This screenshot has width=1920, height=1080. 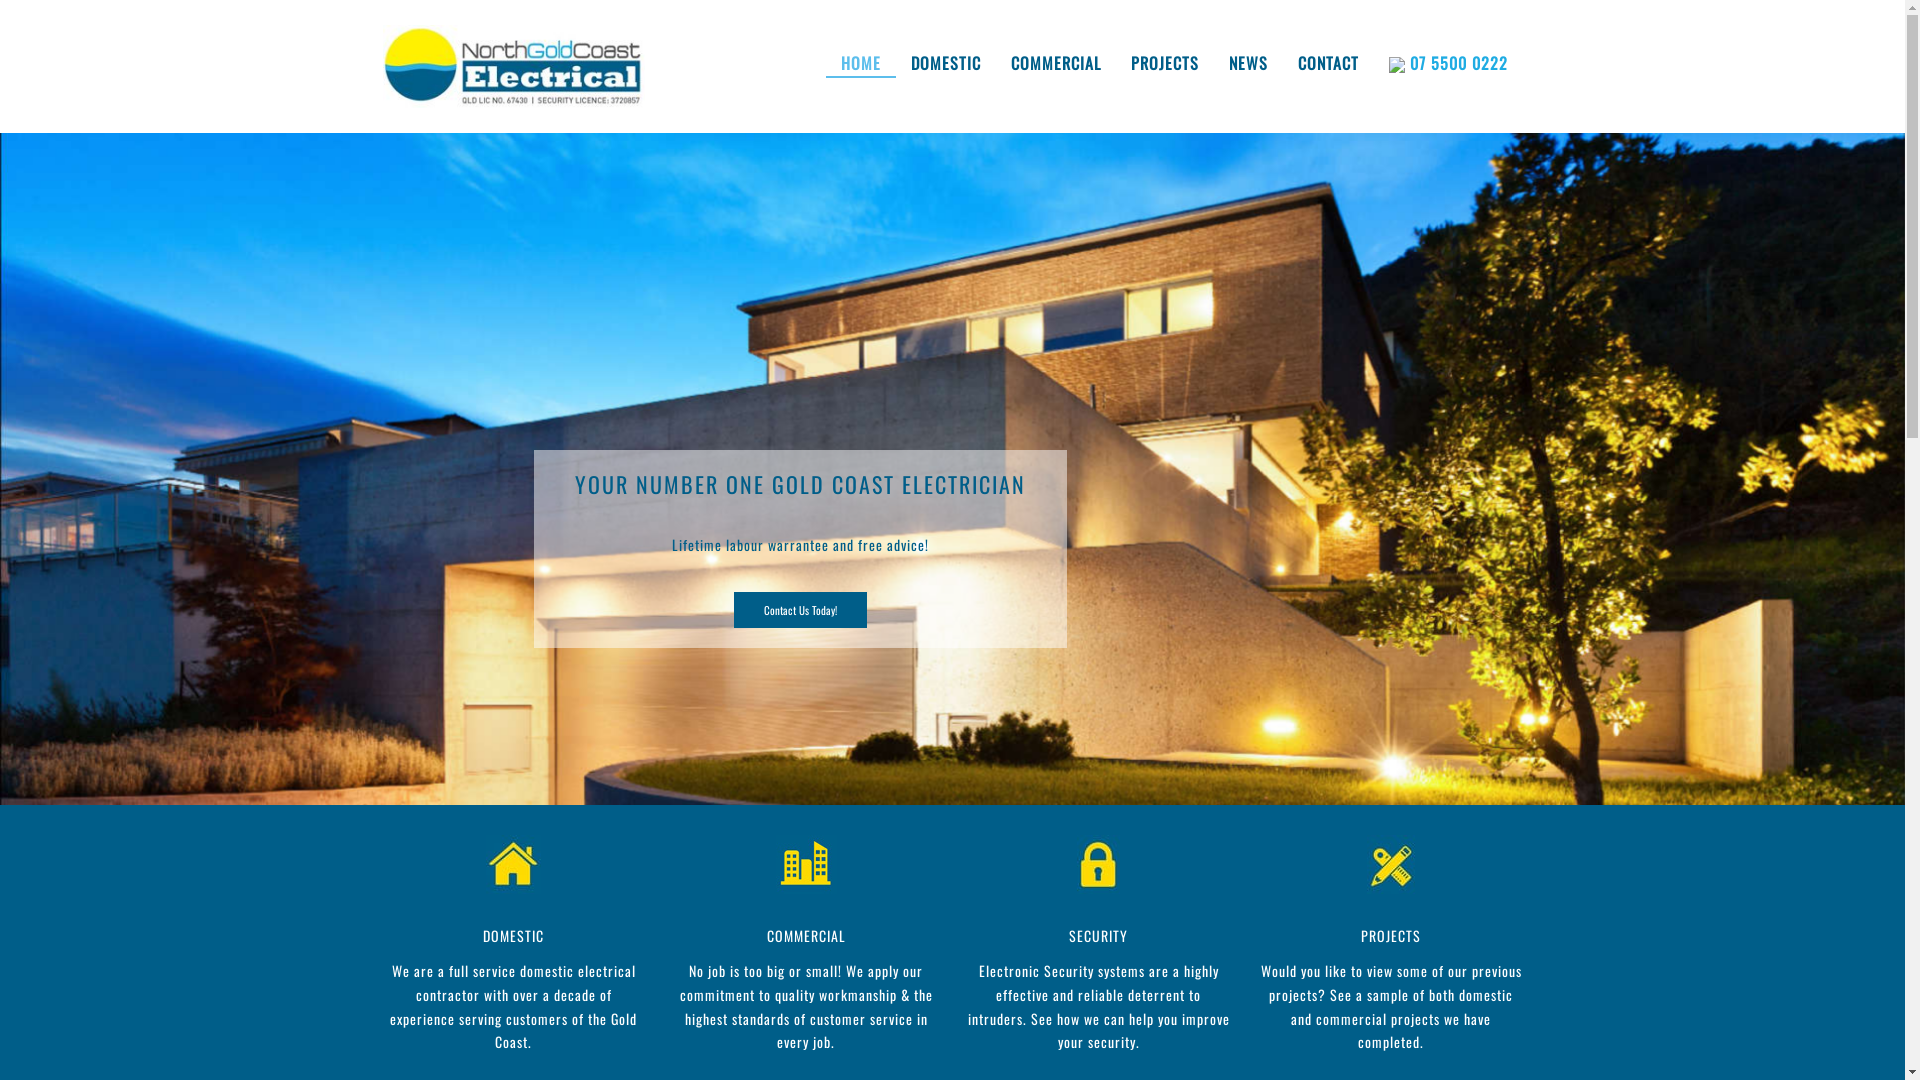 What do you see at coordinates (860, 63) in the screenshot?
I see `'HOME'` at bounding box center [860, 63].